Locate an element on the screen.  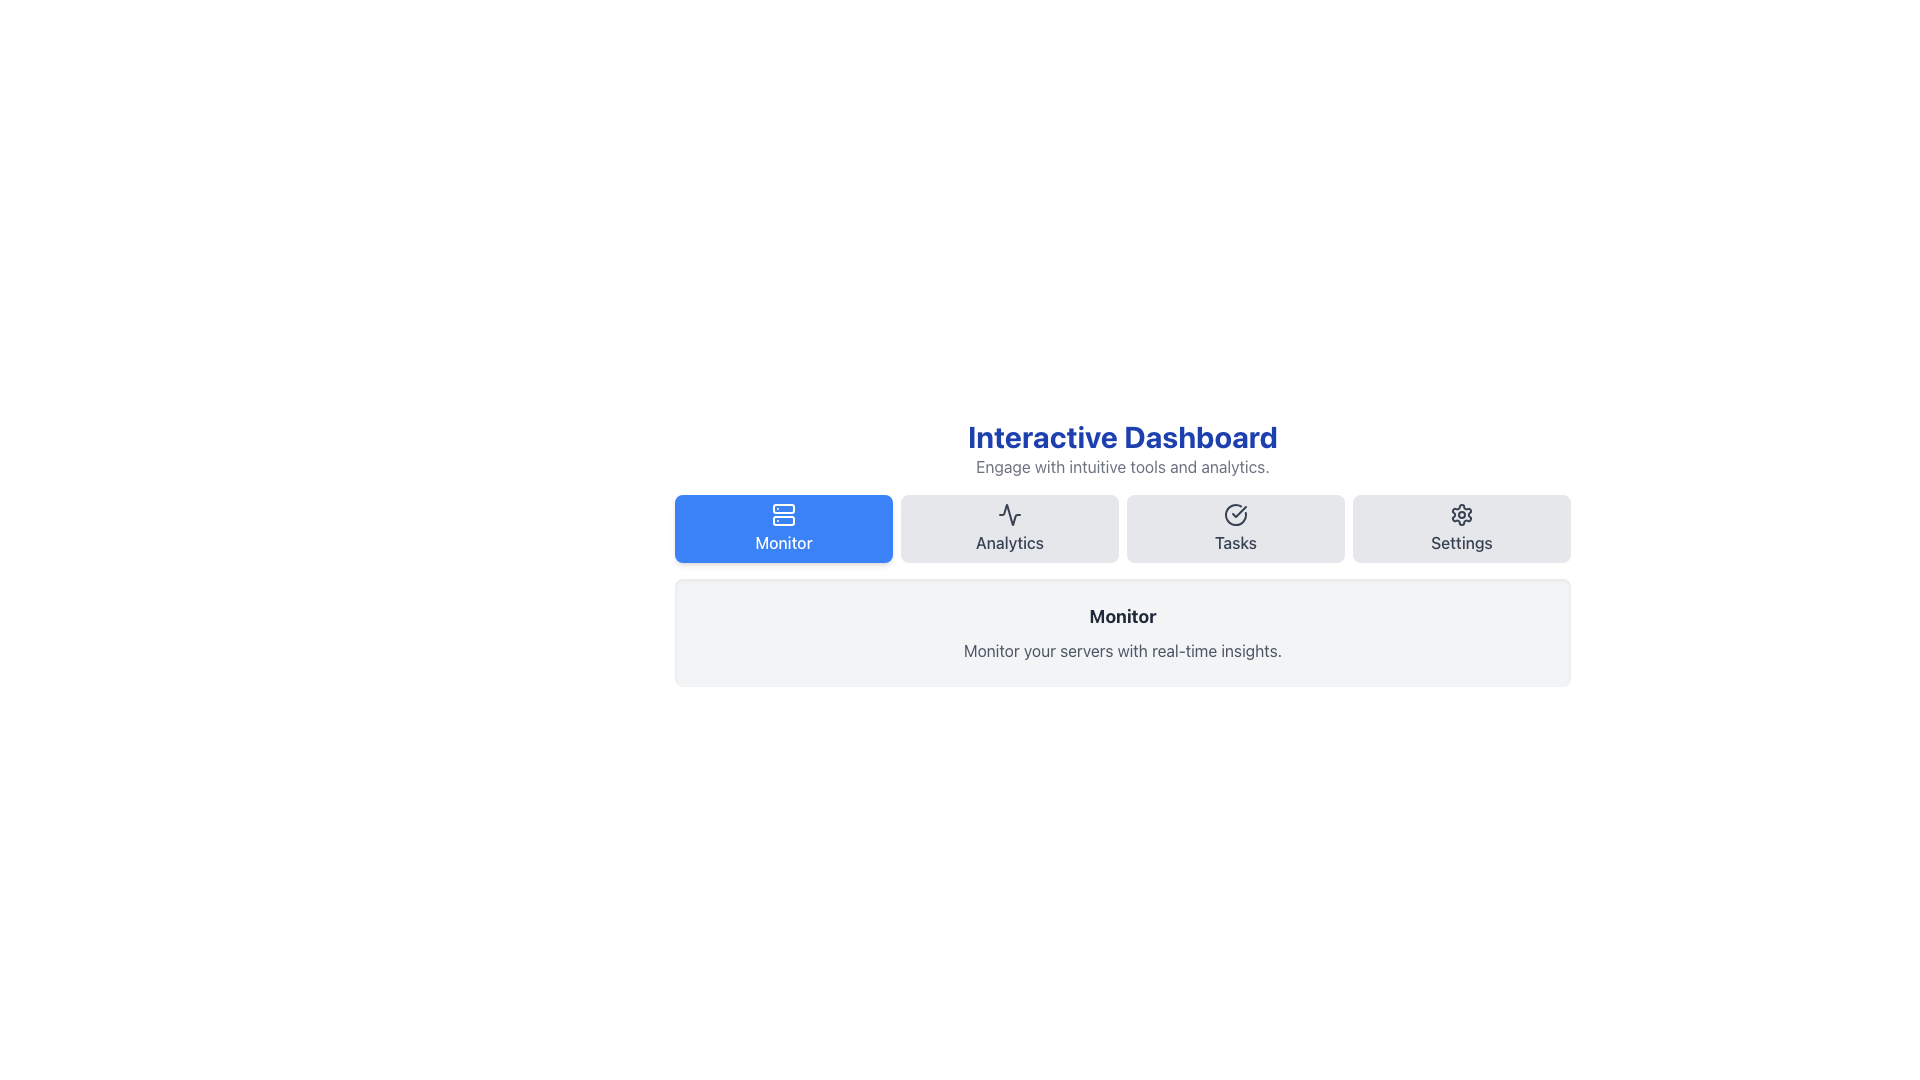
the settings button located at the right end of the toolbar, which is the fourth button from the left is located at coordinates (1462, 527).